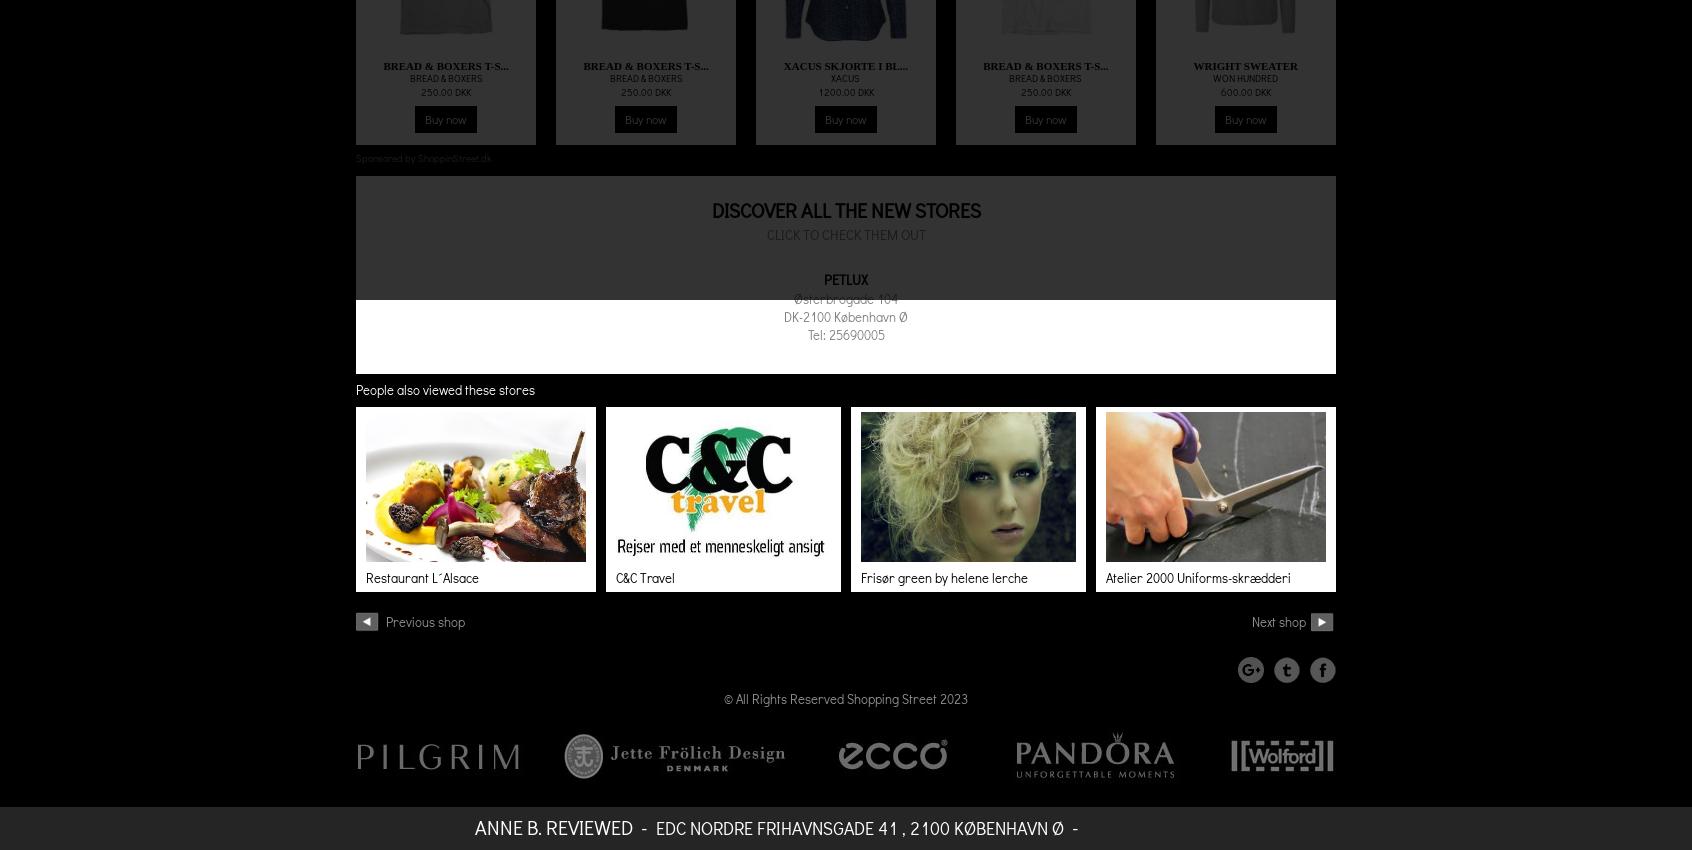  Describe the element at coordinates (386, 158) in the screenshot. I see `'Sponsored by'` at that location.